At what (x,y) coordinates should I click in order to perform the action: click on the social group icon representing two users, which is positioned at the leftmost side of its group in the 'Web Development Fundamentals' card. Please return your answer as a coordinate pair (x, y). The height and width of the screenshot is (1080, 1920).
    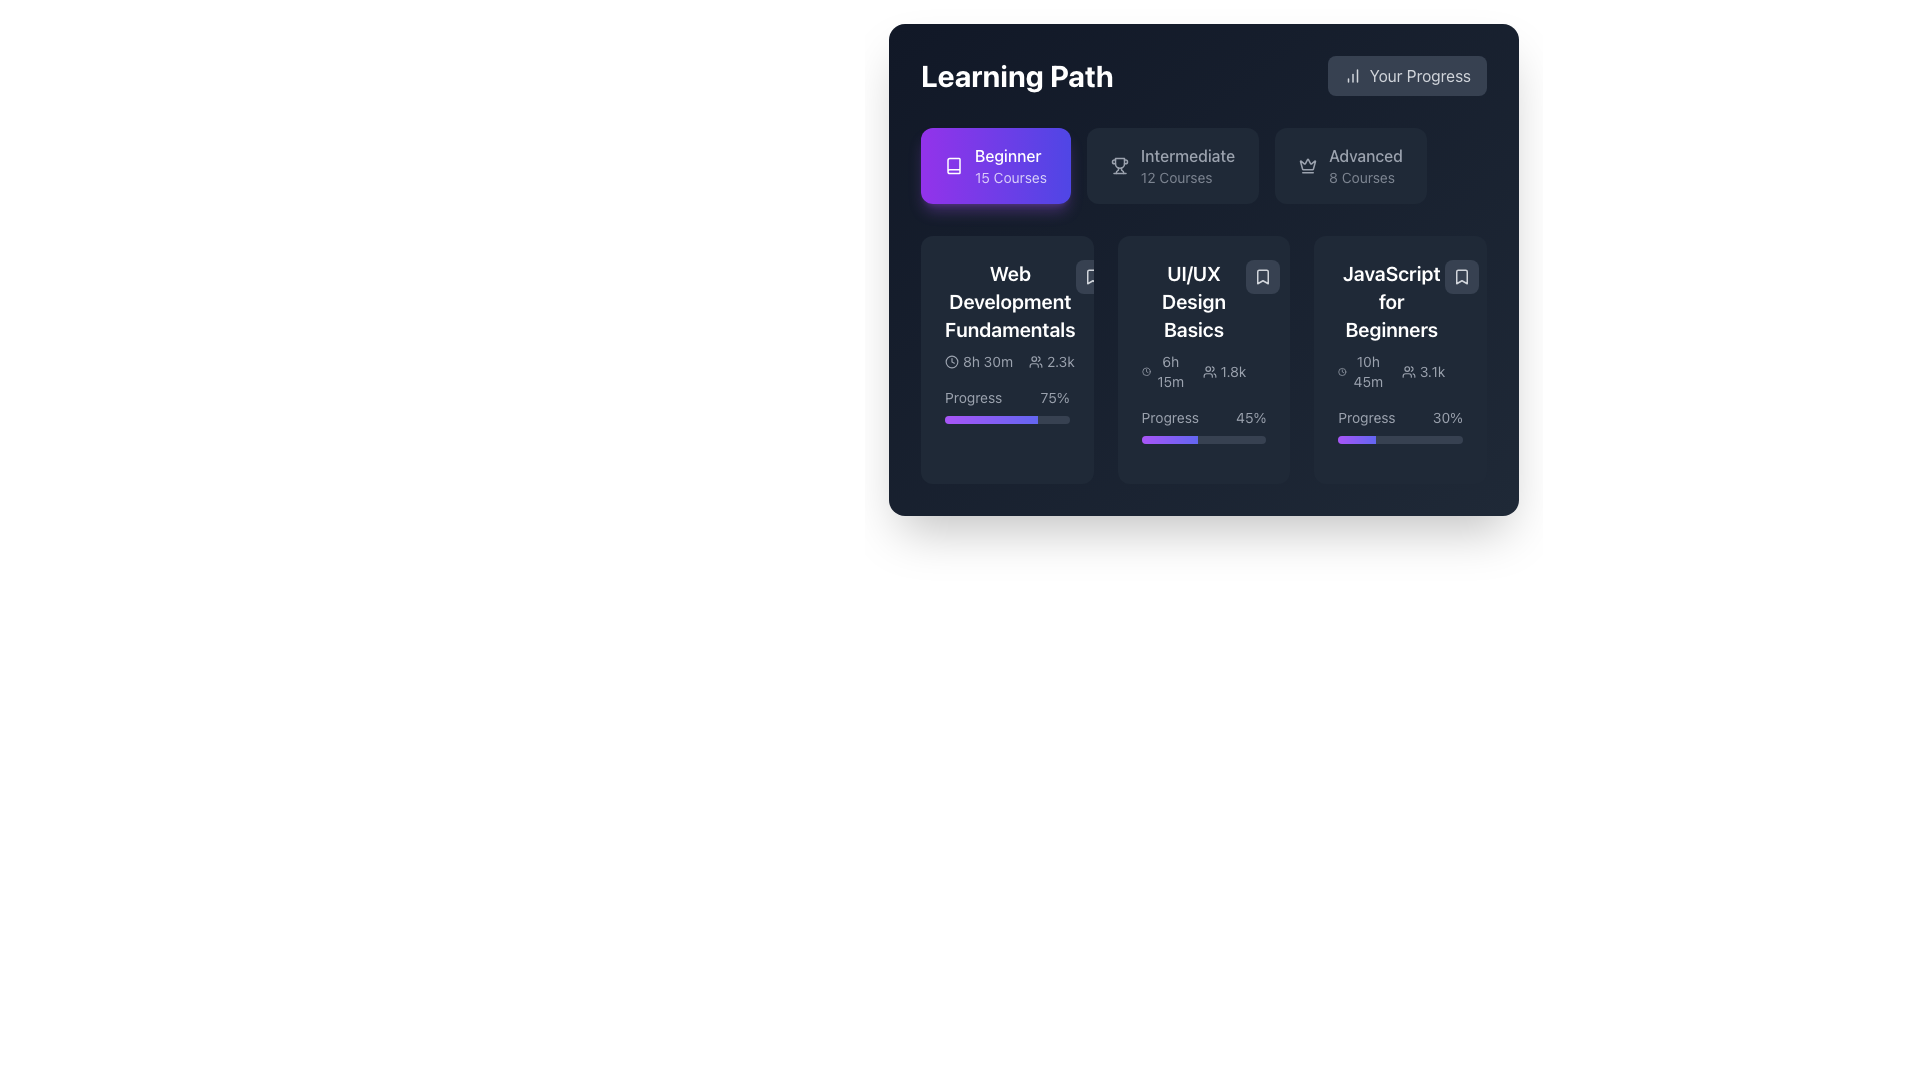
    Looking at the image, I should click on (1036, 362).